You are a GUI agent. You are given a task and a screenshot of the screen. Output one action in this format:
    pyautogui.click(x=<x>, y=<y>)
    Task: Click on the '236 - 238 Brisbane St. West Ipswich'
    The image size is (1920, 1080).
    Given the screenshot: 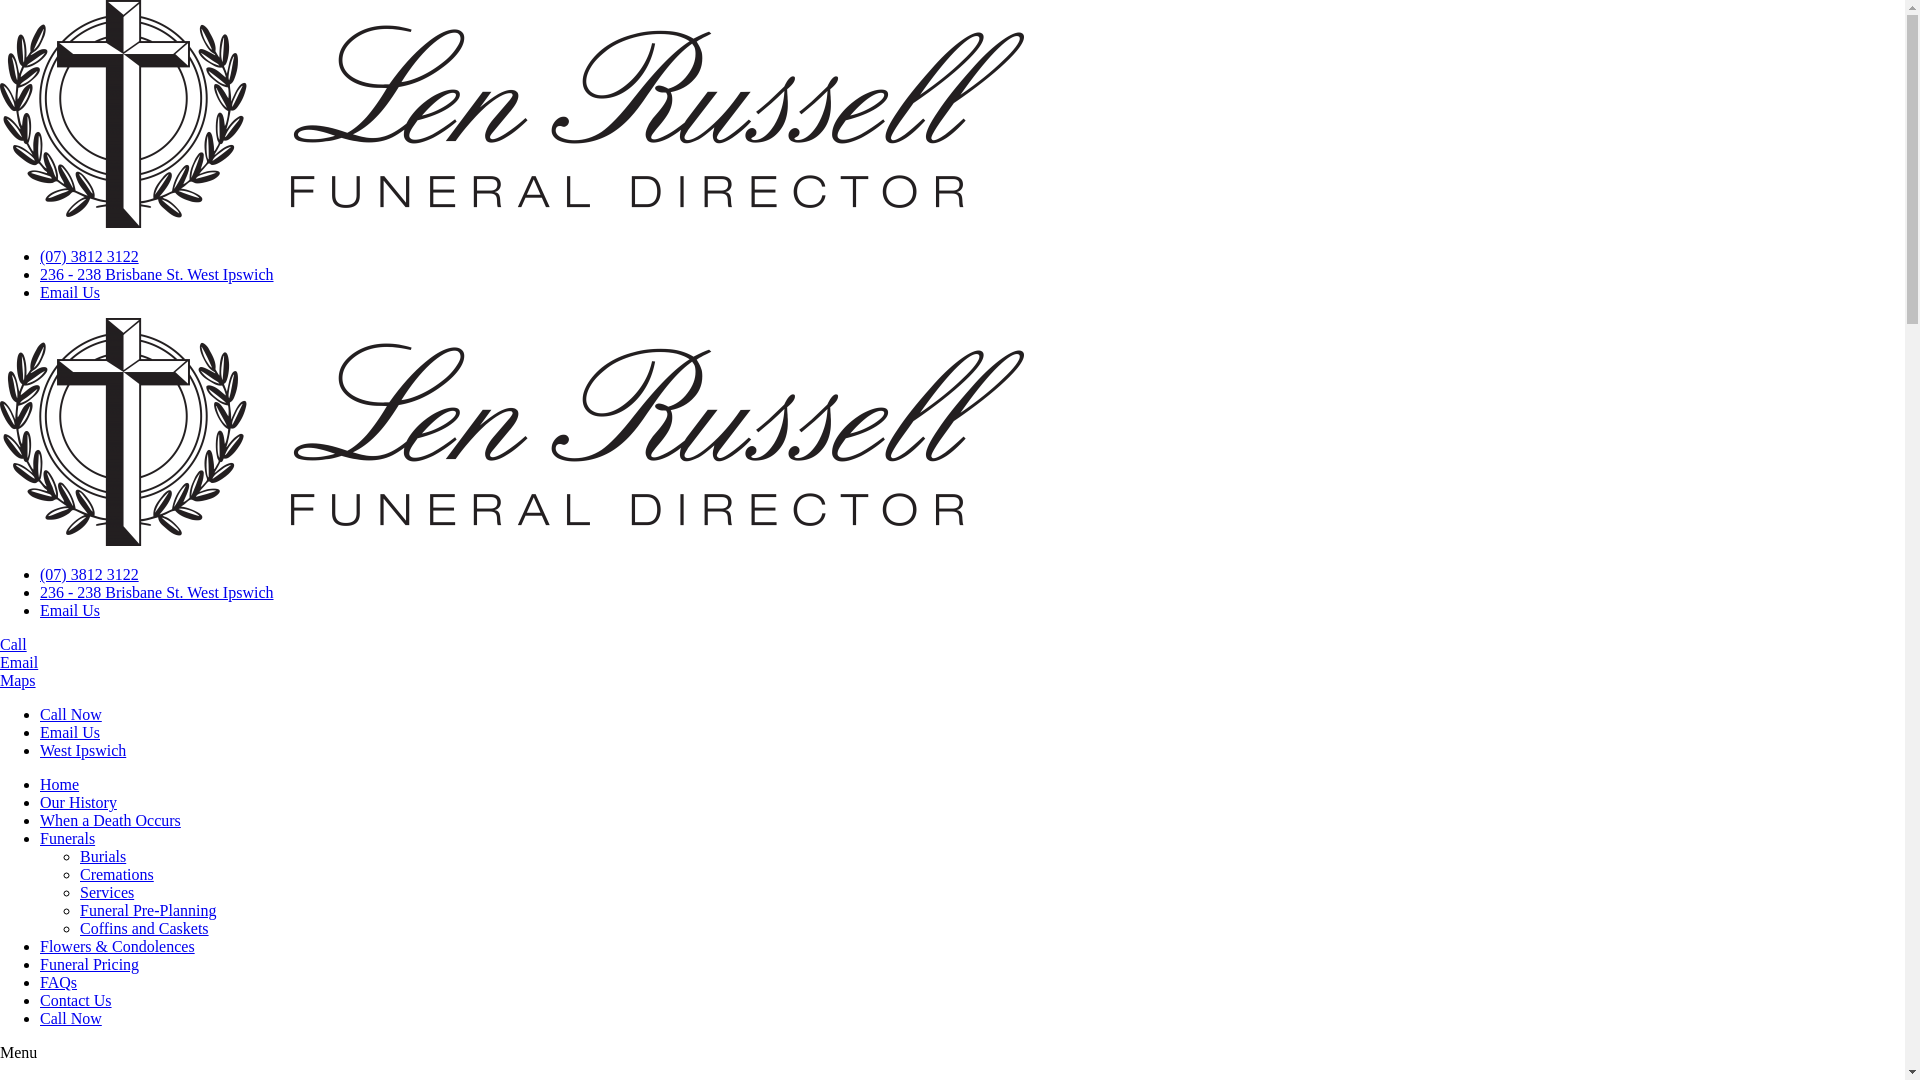 What is the action you would take?
    pyautogui.click(x=156, y=274)
    